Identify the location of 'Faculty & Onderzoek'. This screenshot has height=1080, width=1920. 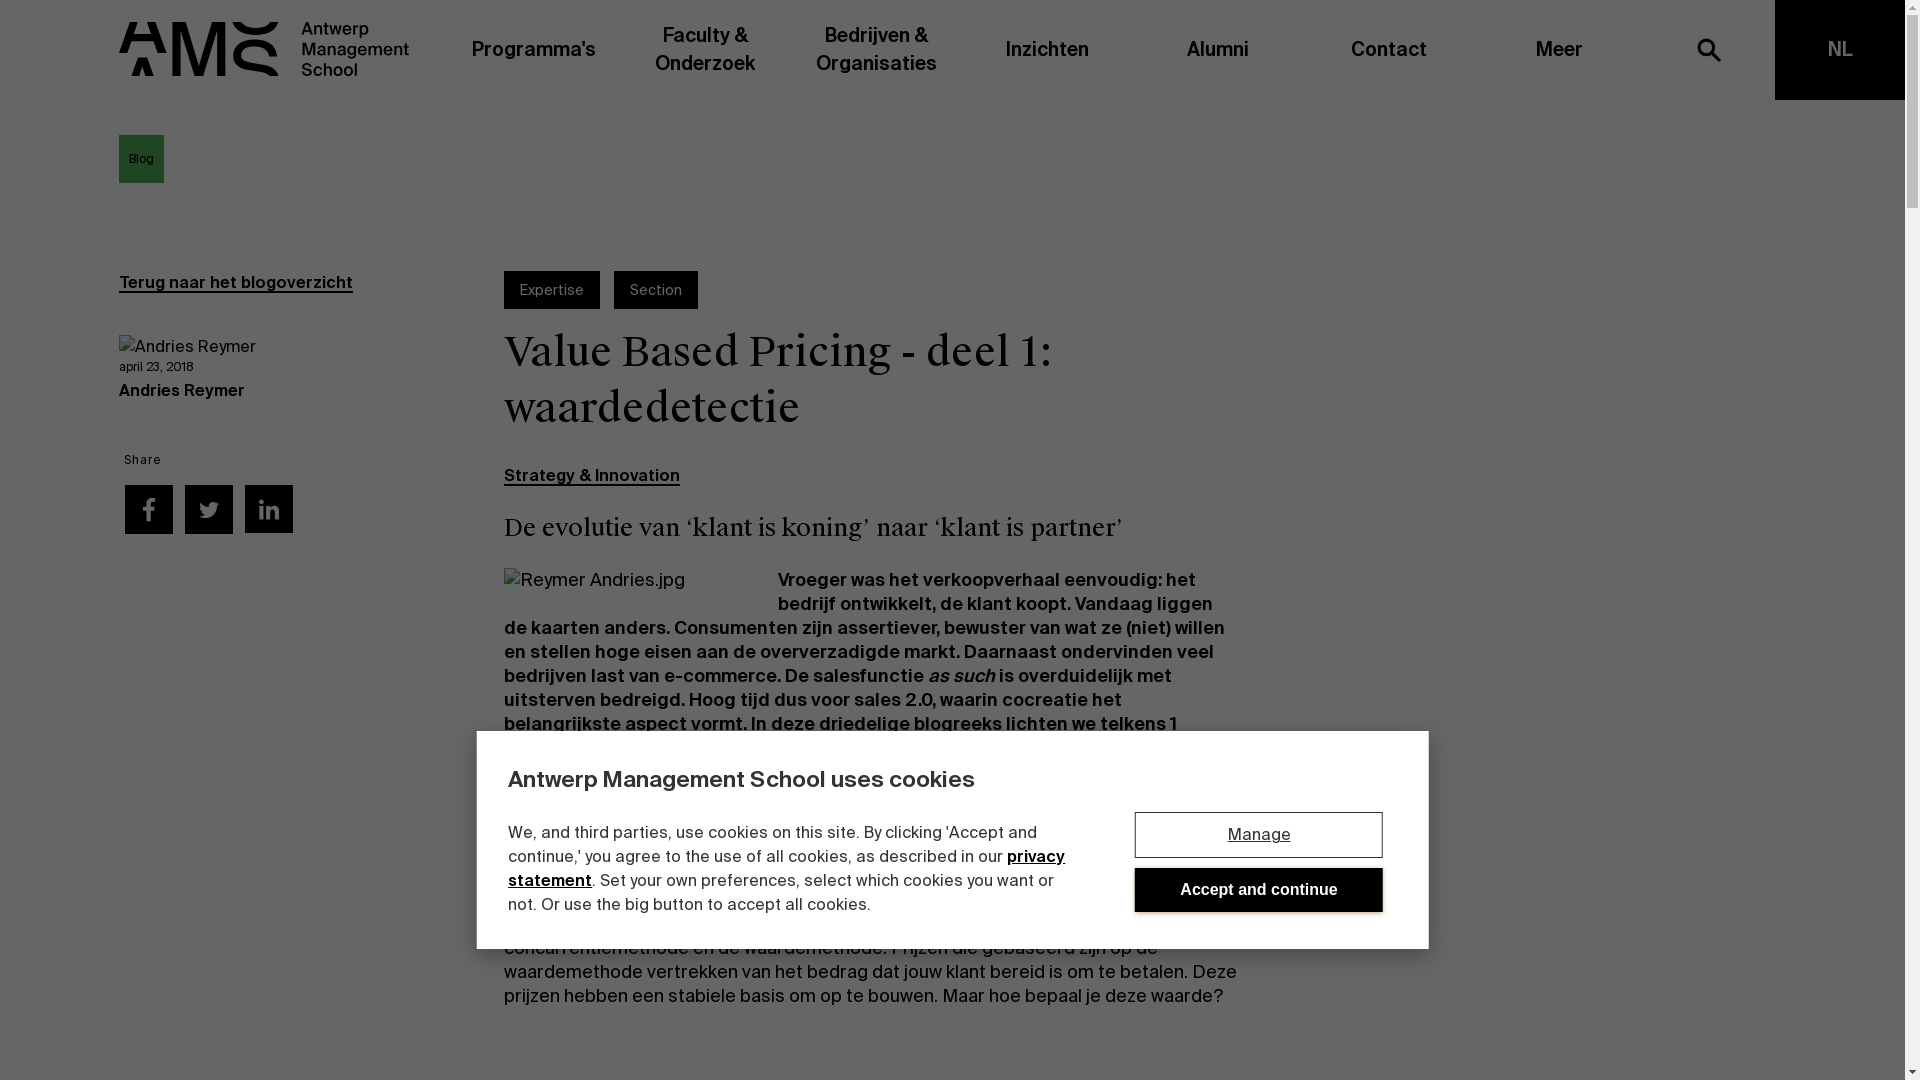
(705, 49).